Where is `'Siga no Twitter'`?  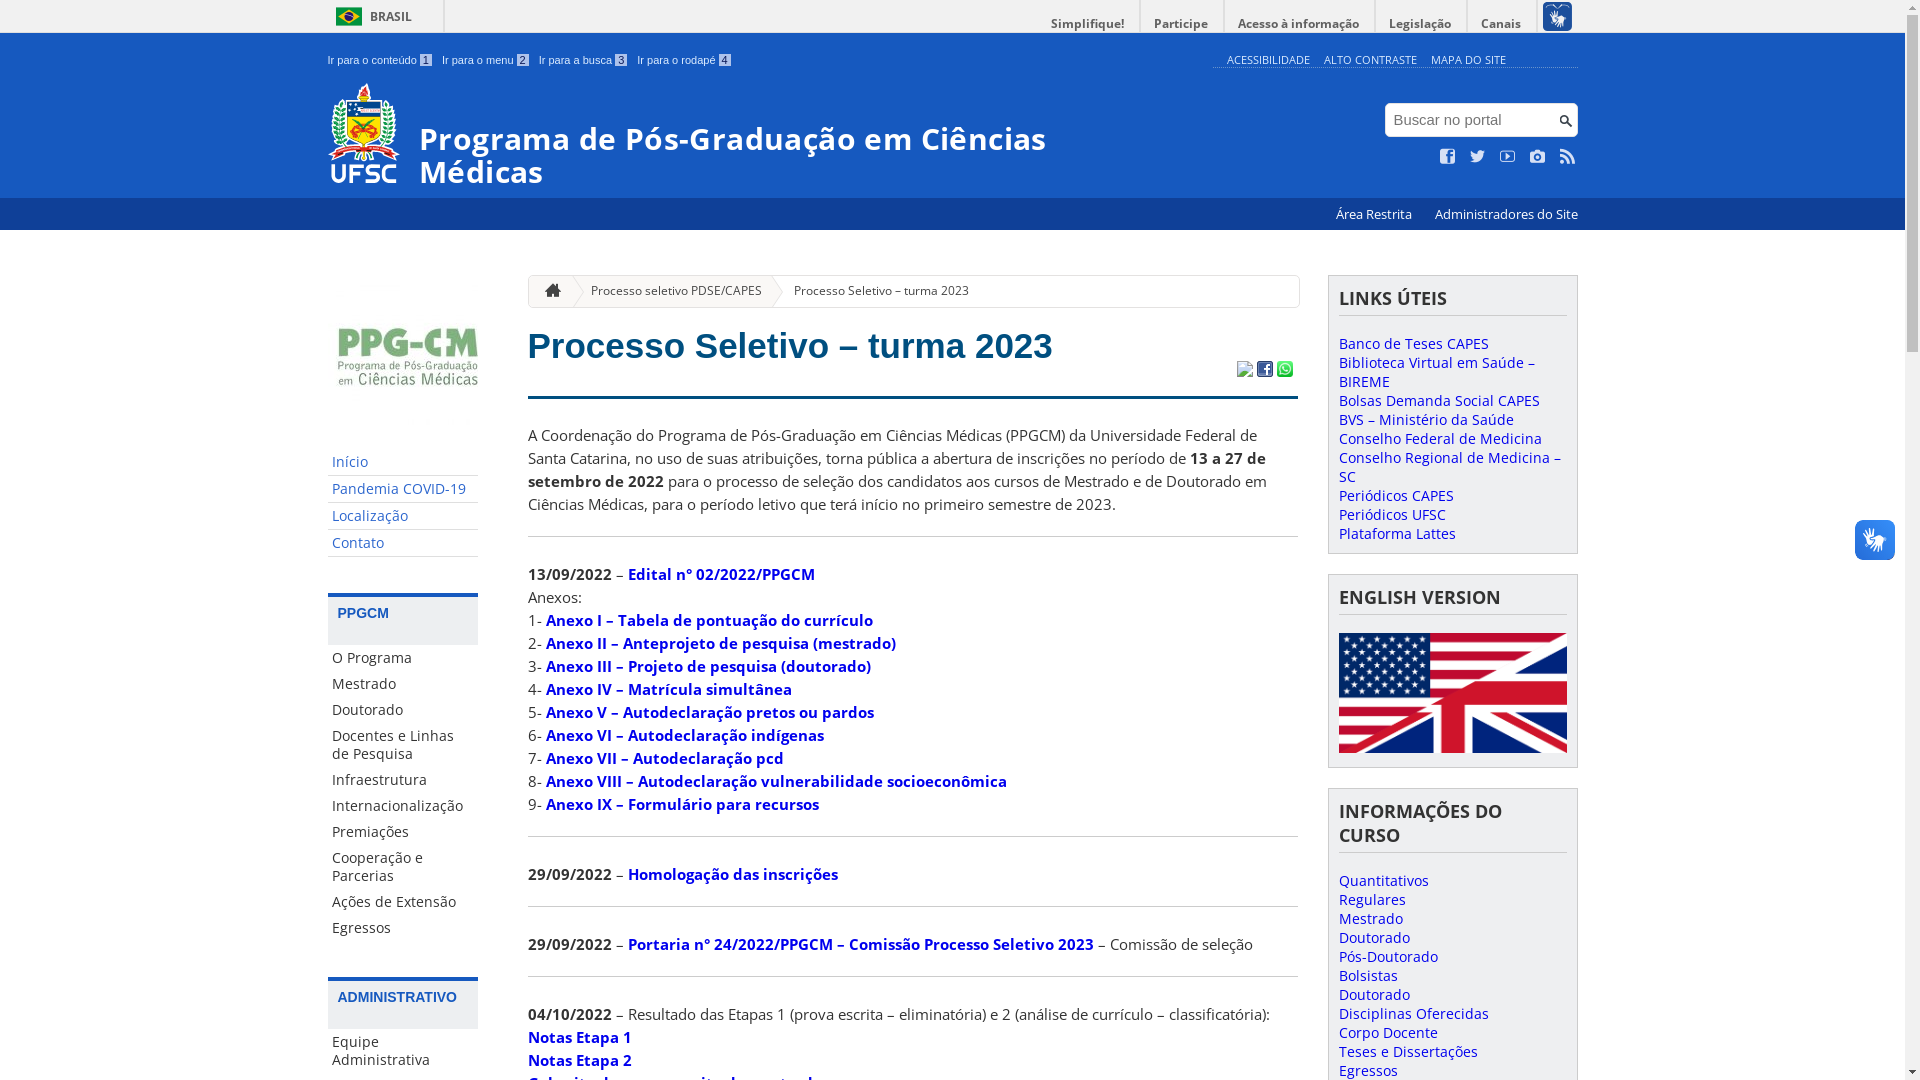
'Siga no Twitter' is located at coordinates (1469, 156).